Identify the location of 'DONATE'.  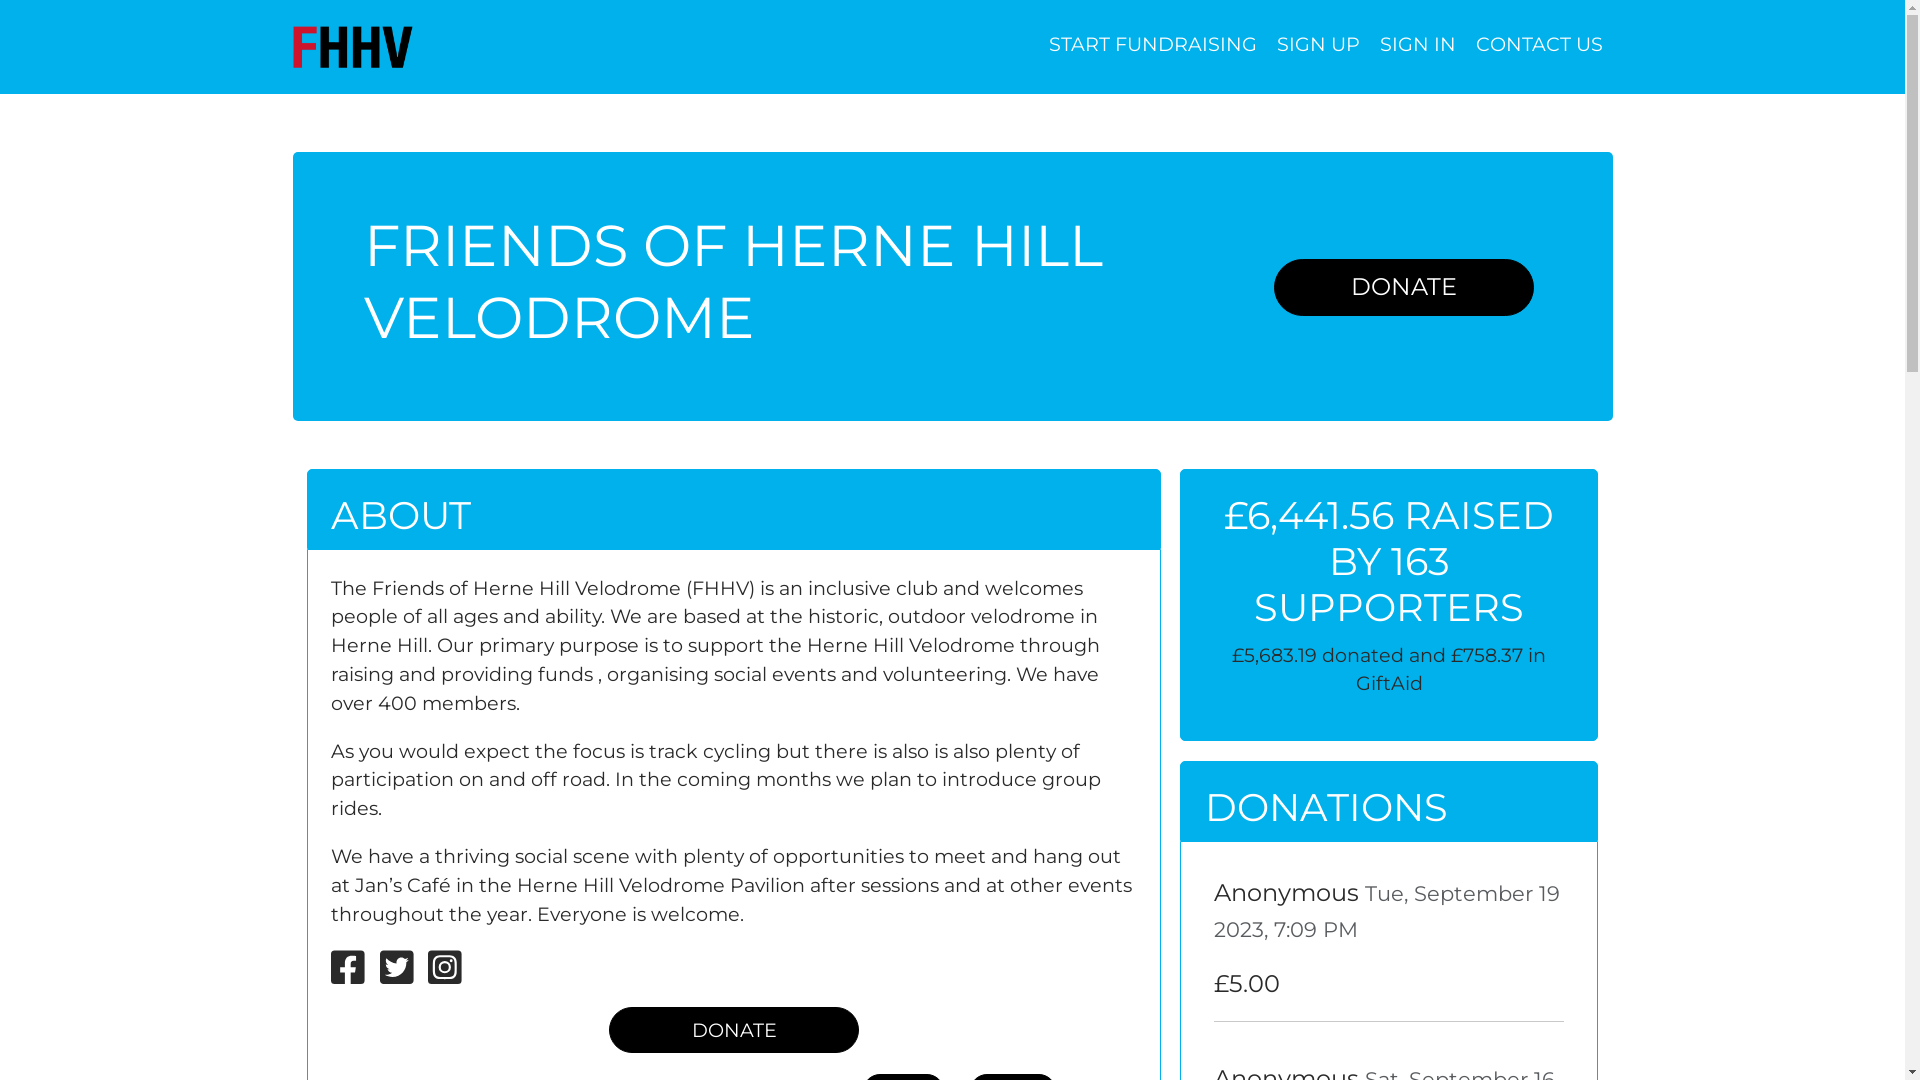
(1402, 287).